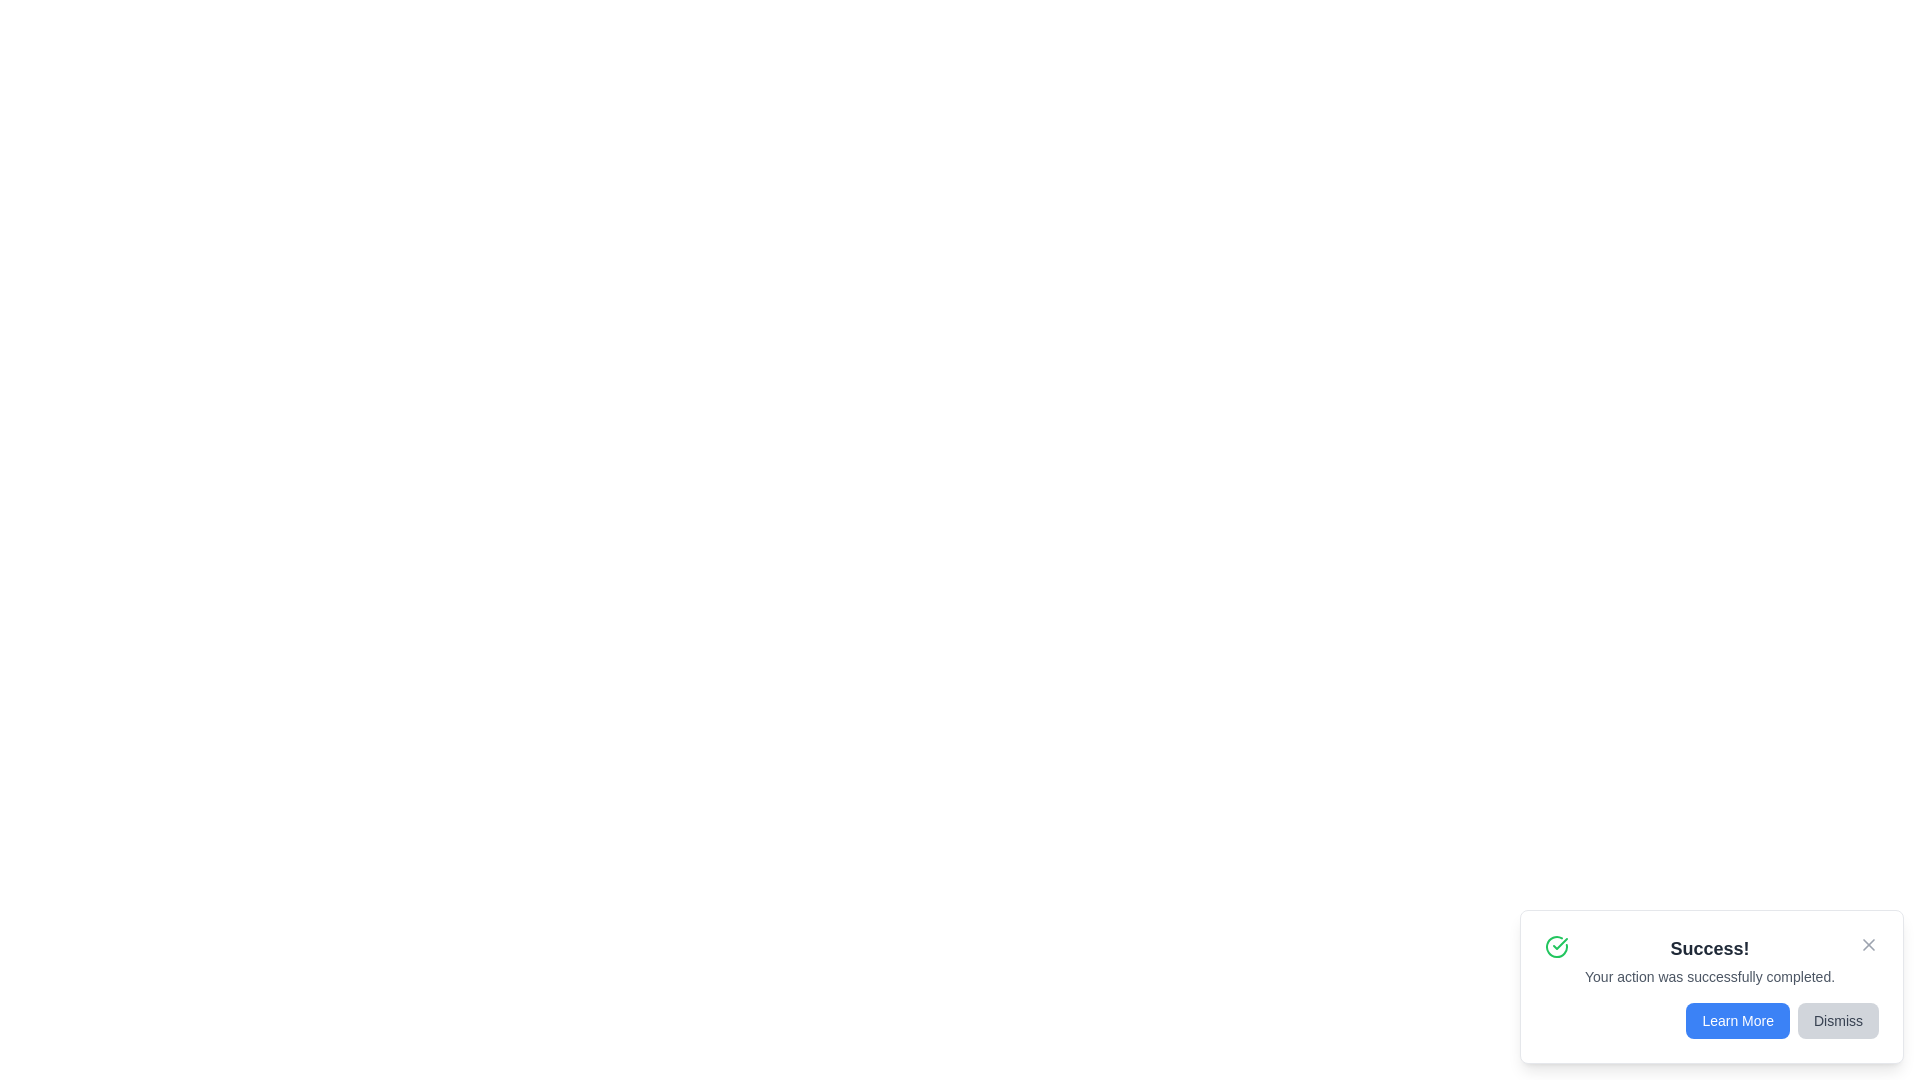  Describe the element at coordinates (1555, 946) in the screenshot. I see `the success icon to interact with it` at that location.